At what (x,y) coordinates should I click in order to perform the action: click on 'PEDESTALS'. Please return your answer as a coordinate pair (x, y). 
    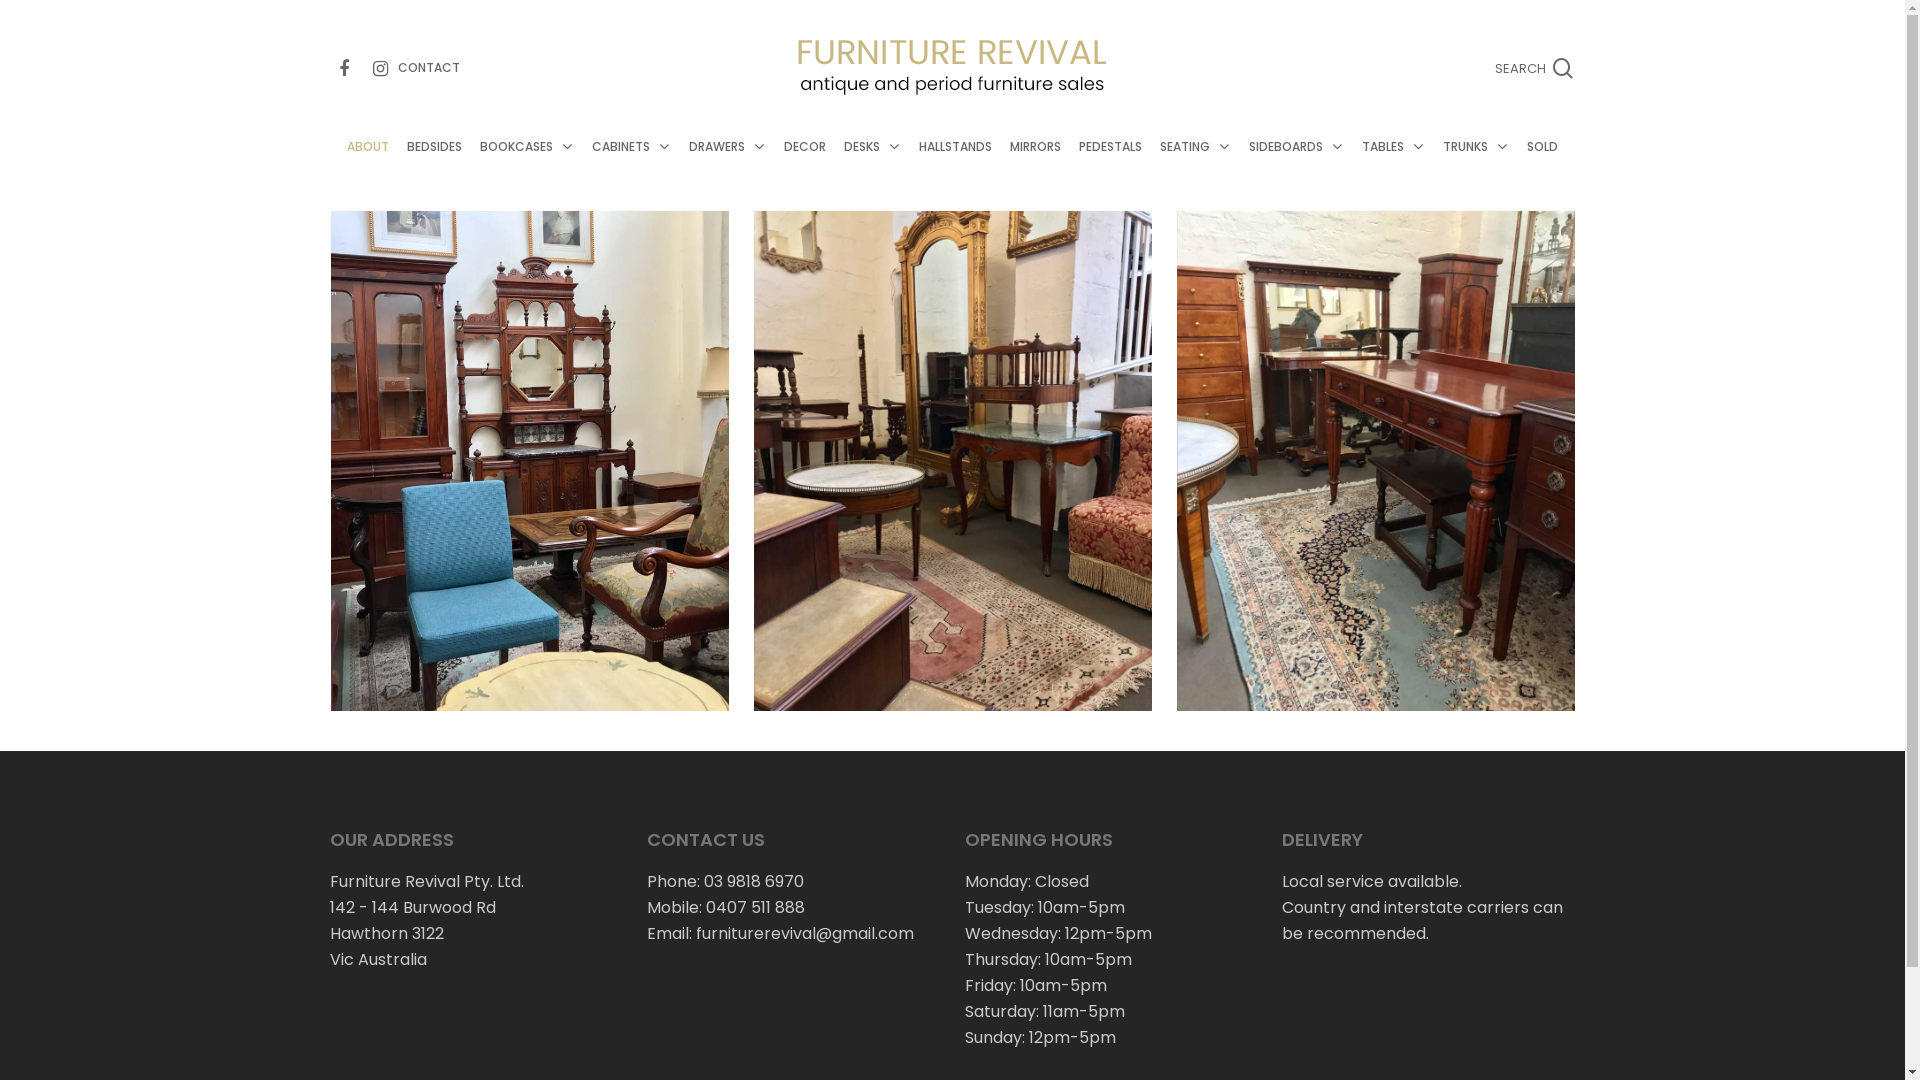
    Looking at the image, I should click on (1109, 165).